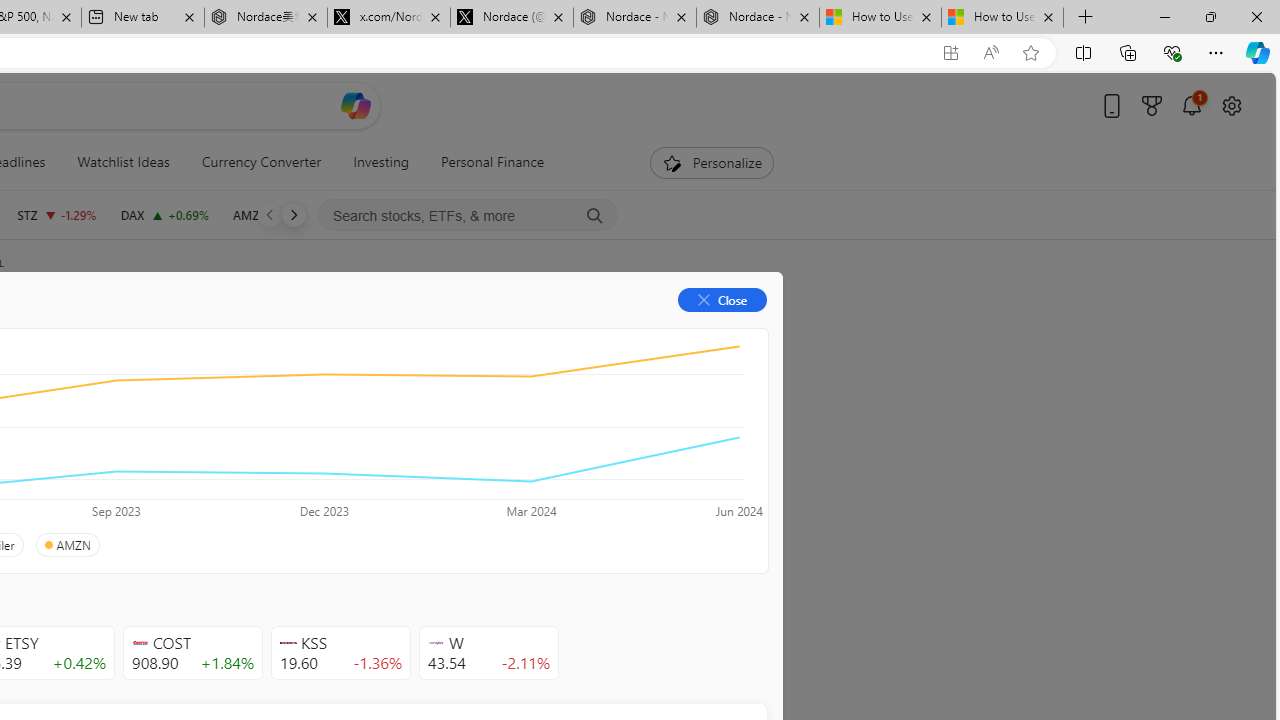  What do you see at coordinates (122, 162) in the screenshot?
I see `'Watchlist Ideas'` at bounding box center [122, 162].